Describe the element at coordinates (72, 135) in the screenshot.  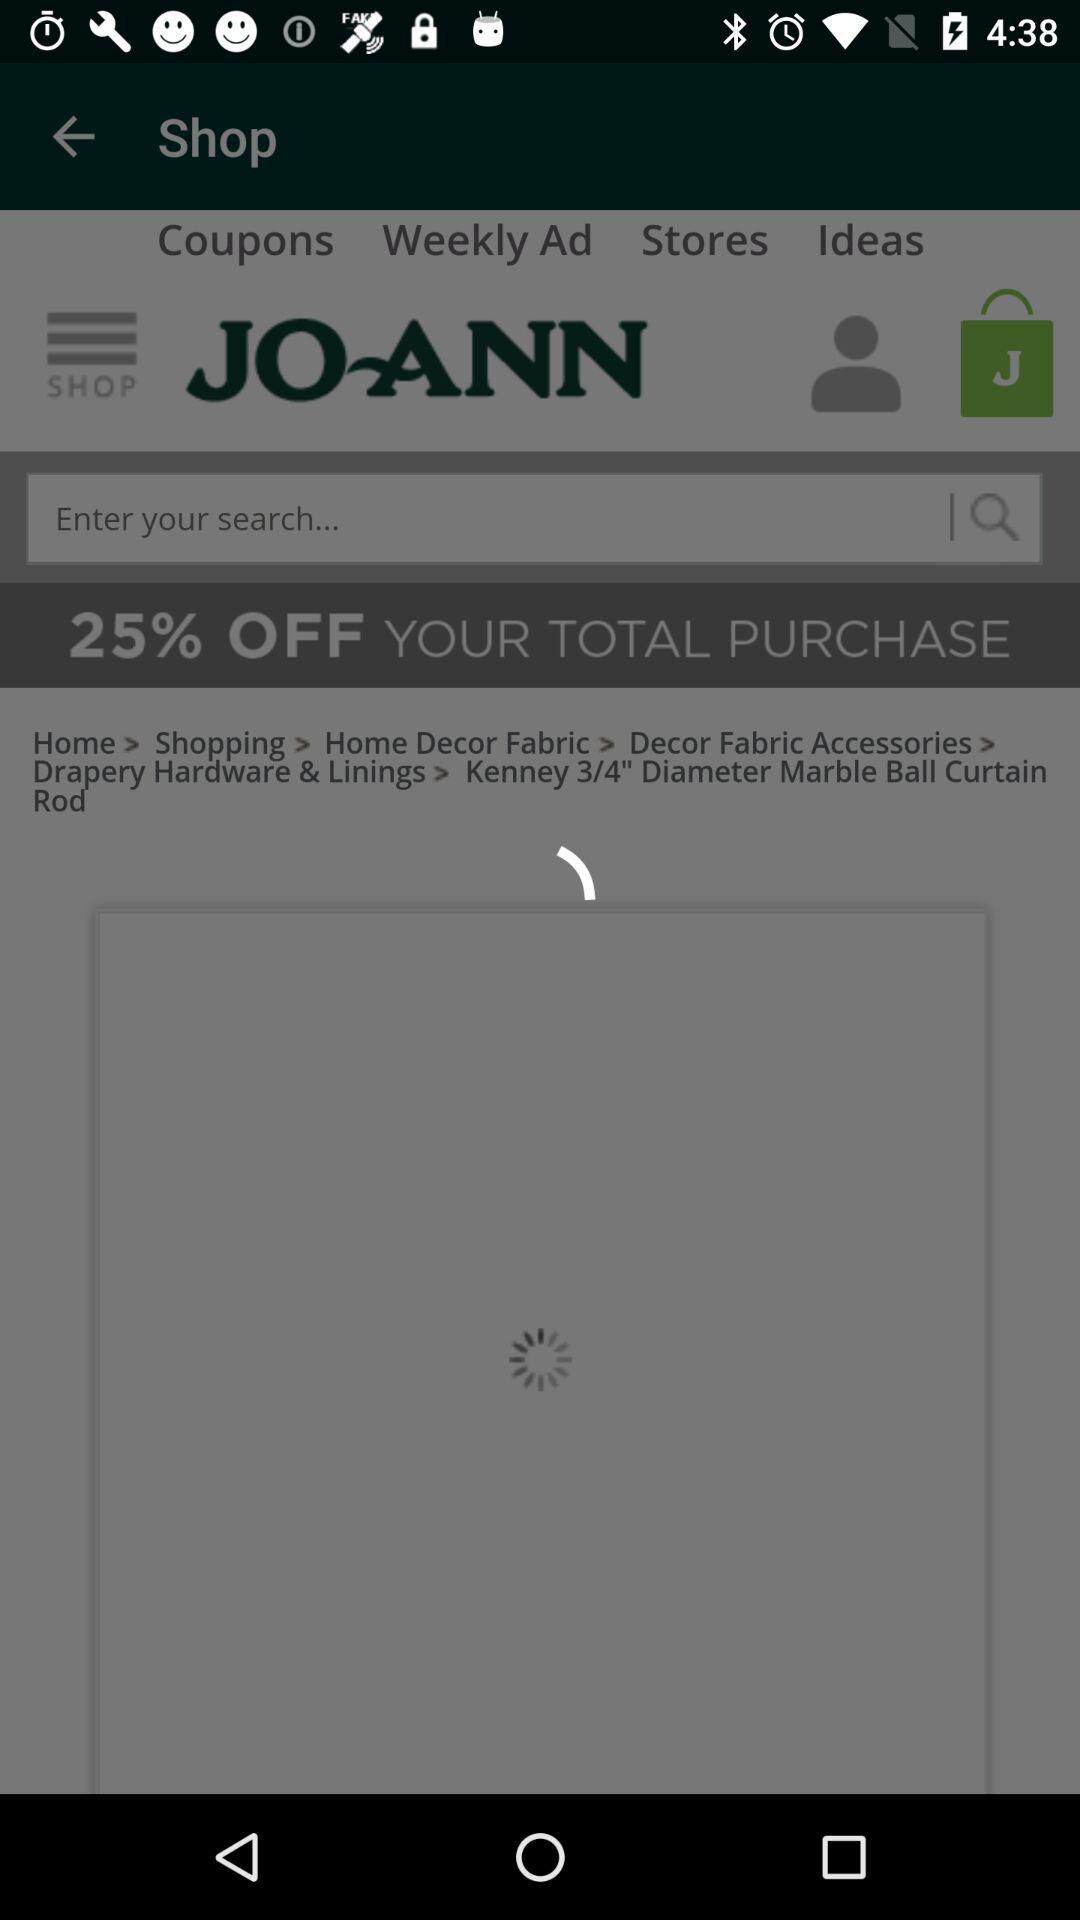
I see `switch to previous page` at that location.